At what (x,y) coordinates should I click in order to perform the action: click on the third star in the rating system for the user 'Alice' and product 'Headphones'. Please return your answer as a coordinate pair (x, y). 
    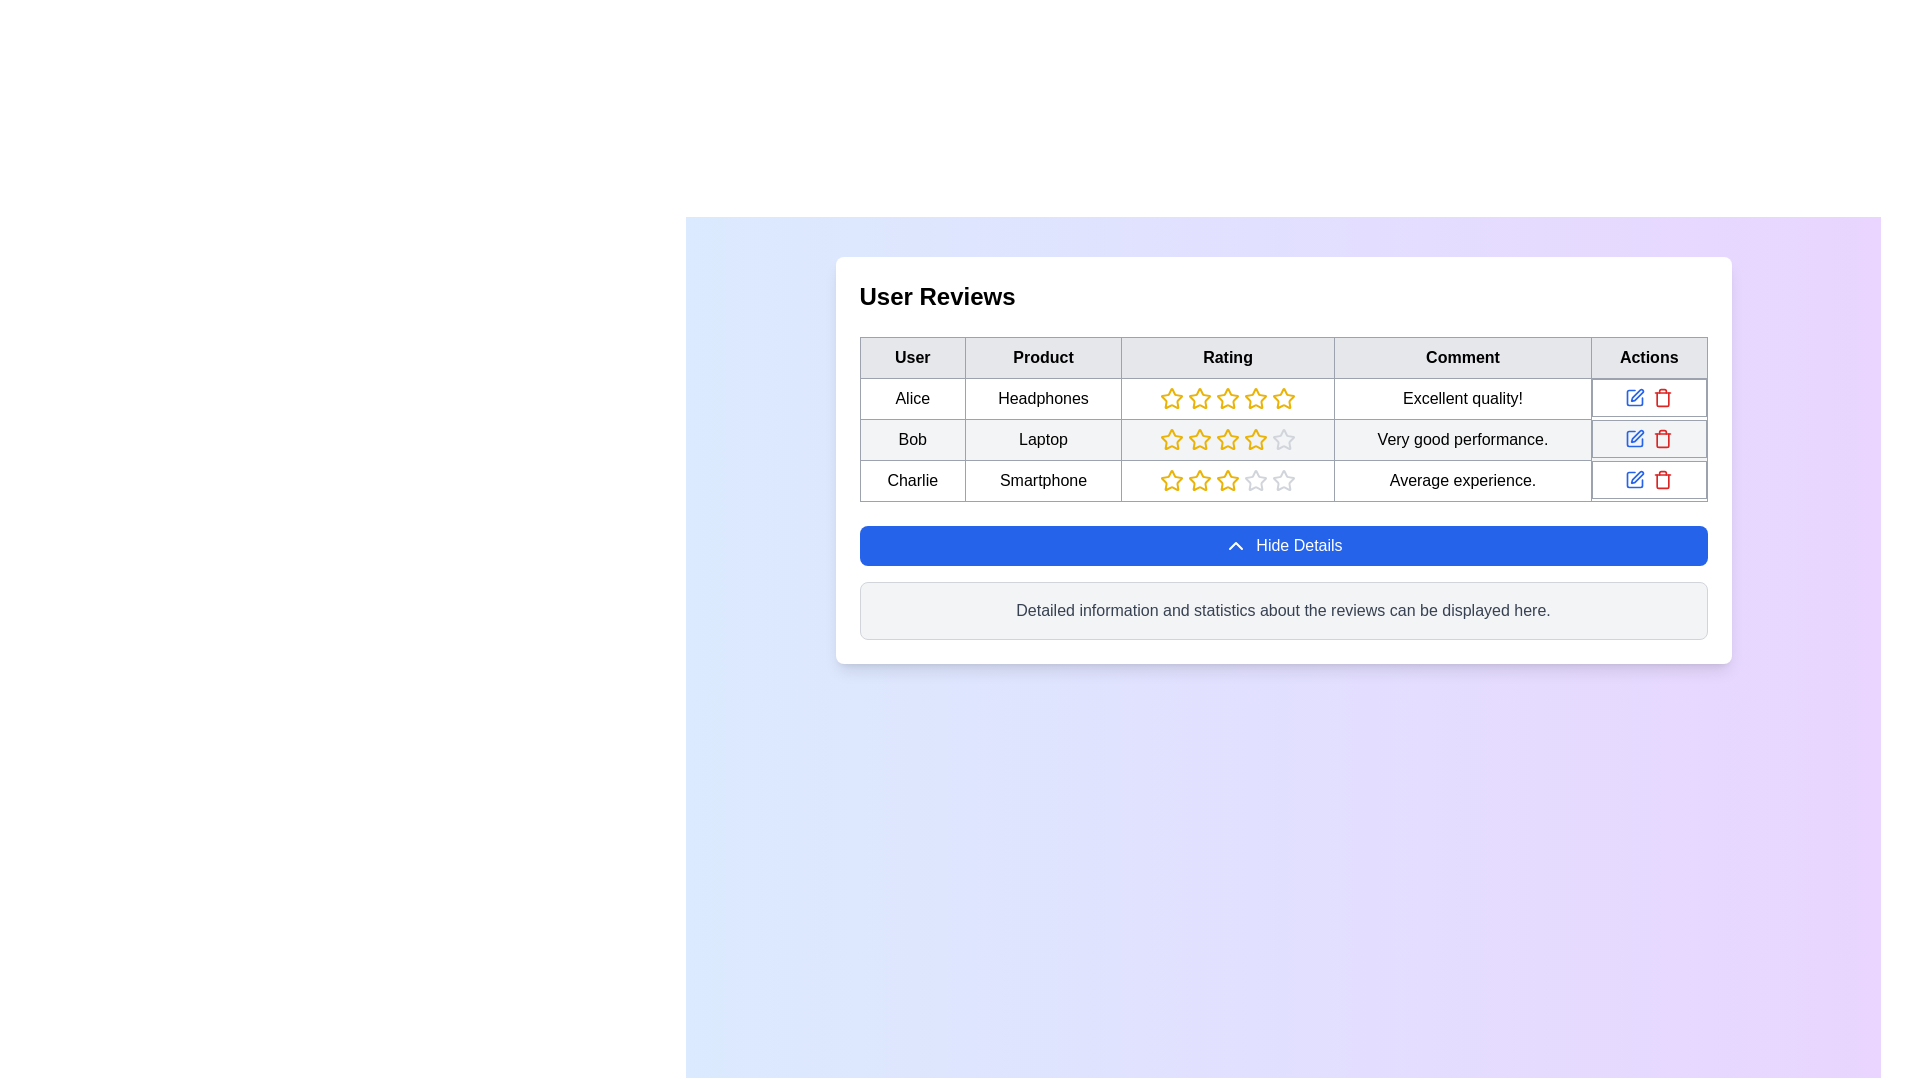
    Looking at the image, I should click on (1227, 398).